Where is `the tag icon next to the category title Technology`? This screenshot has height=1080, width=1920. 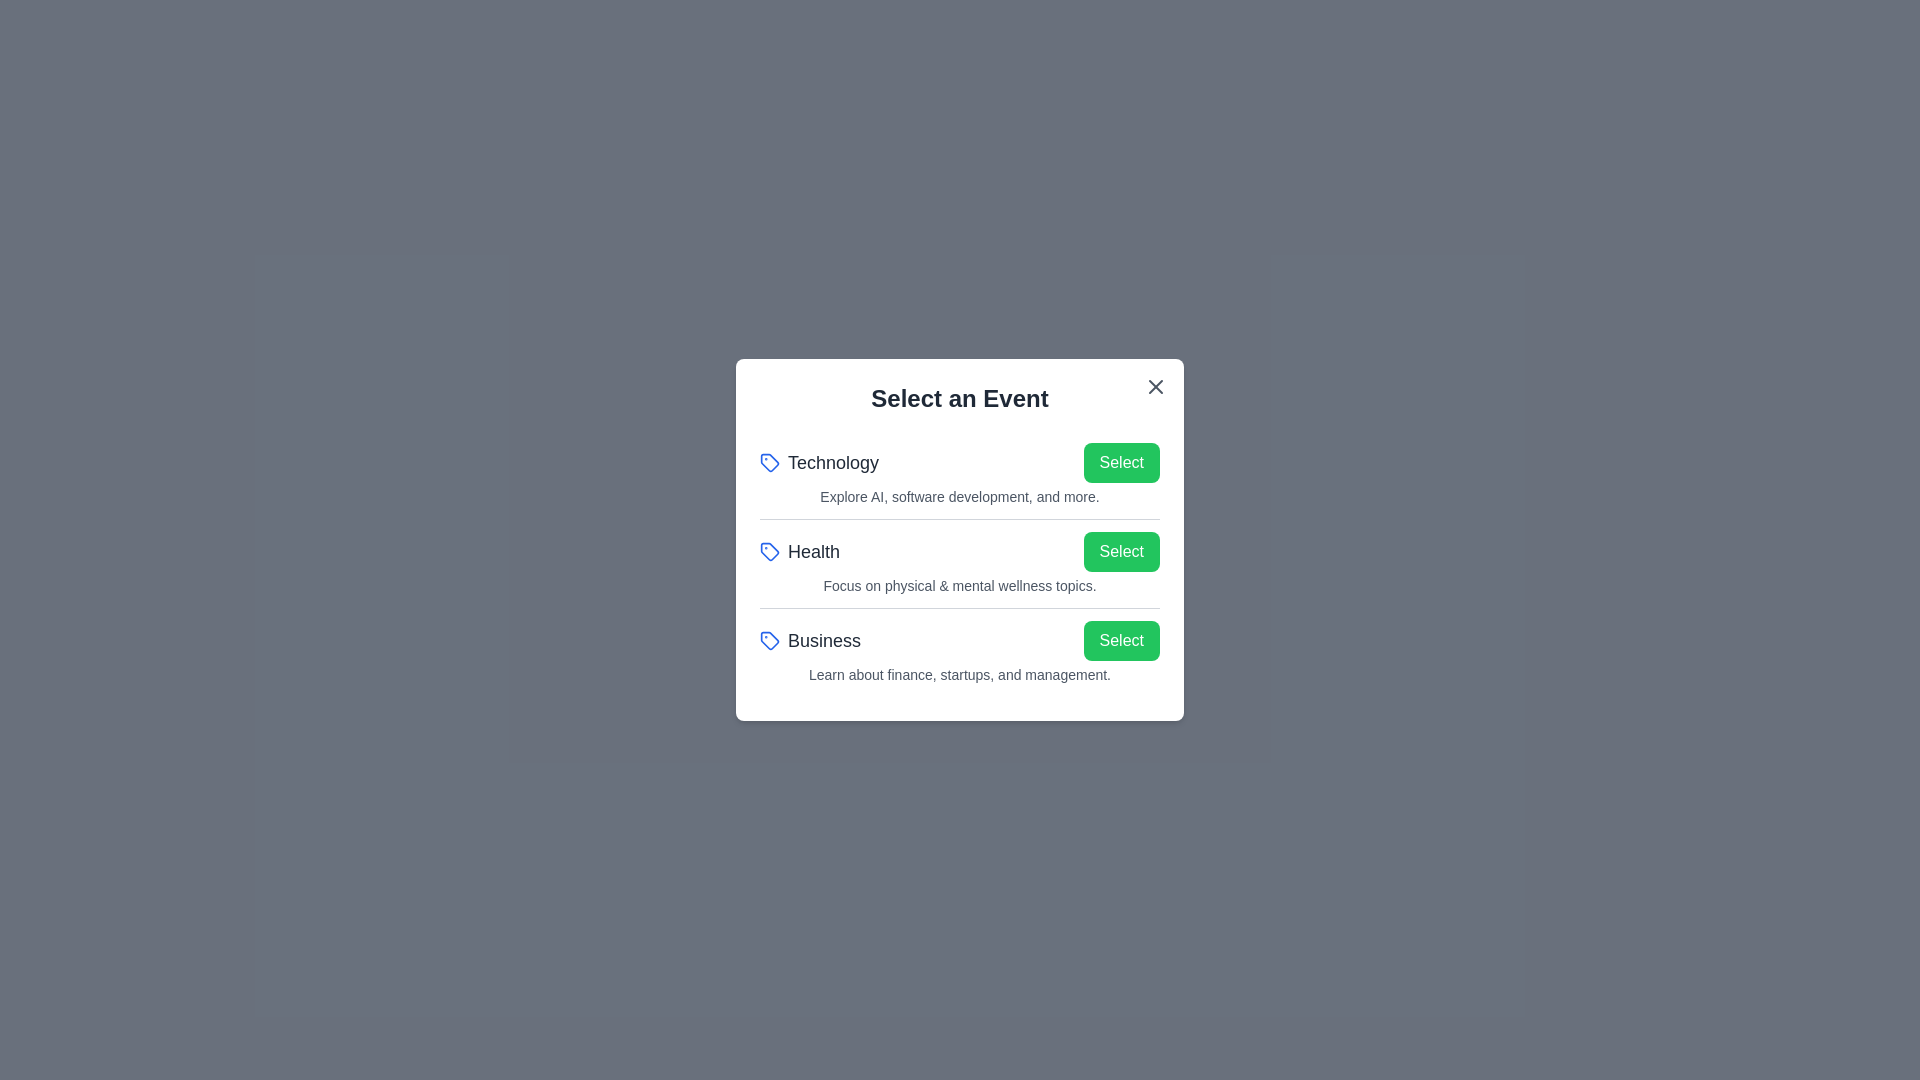
the tag icon next to the category title Technology is located at coordinates (768, 462).